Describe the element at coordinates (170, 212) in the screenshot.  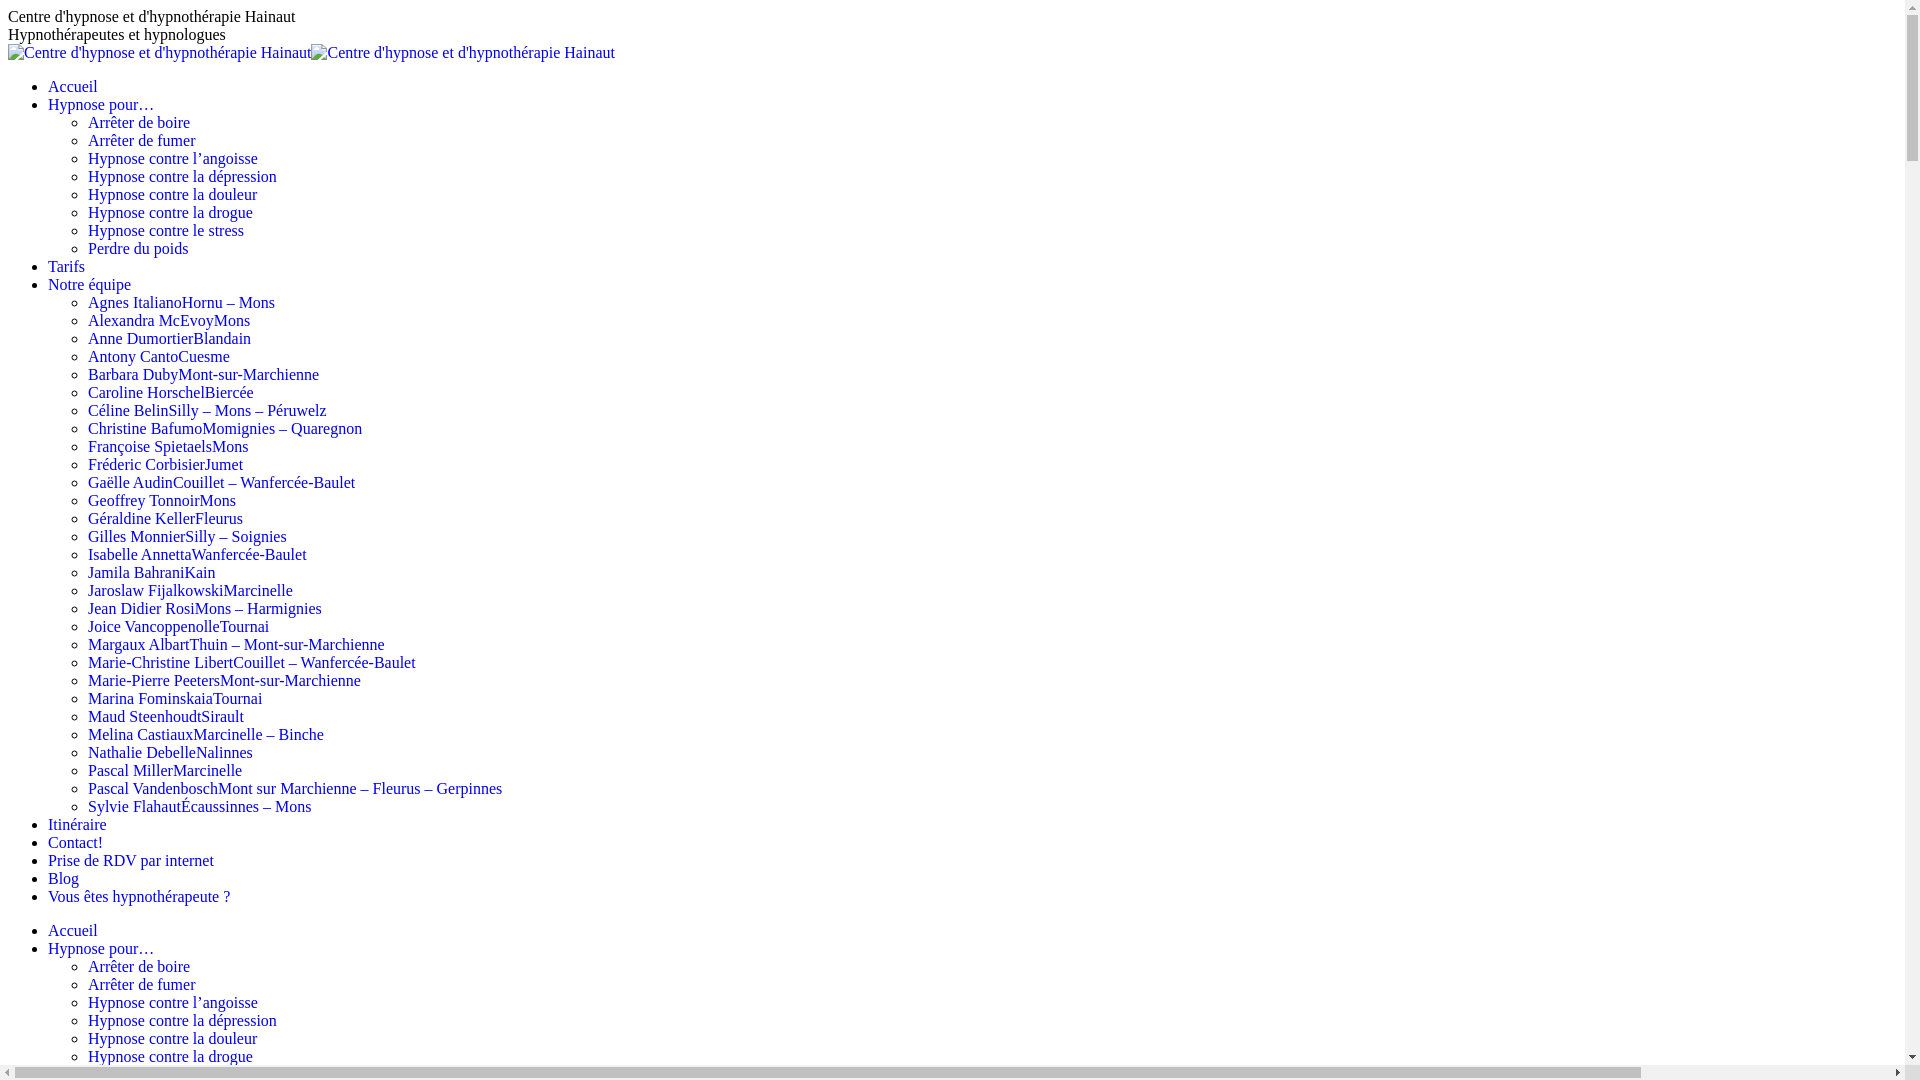
I see `'Hypnose contre la drogue'` at that location.